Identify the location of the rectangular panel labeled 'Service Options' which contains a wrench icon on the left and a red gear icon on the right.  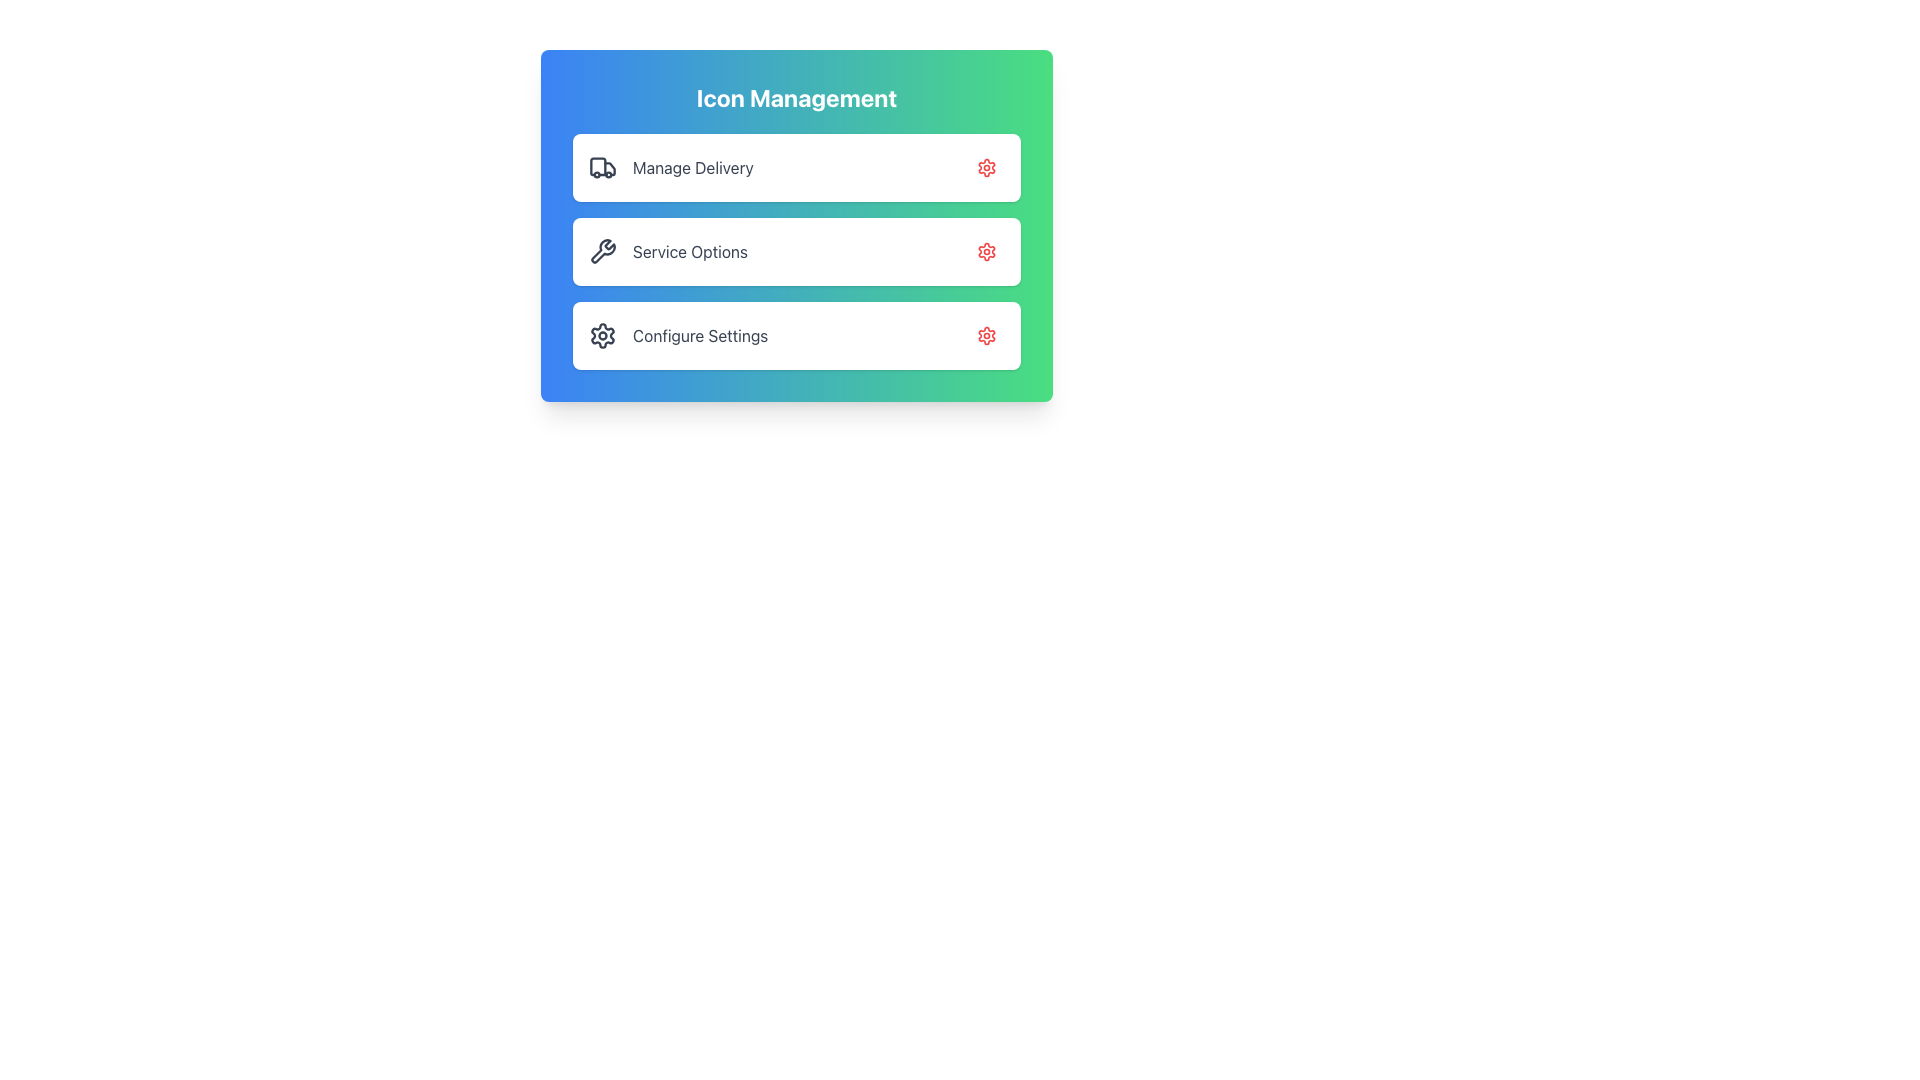
(795, 250).